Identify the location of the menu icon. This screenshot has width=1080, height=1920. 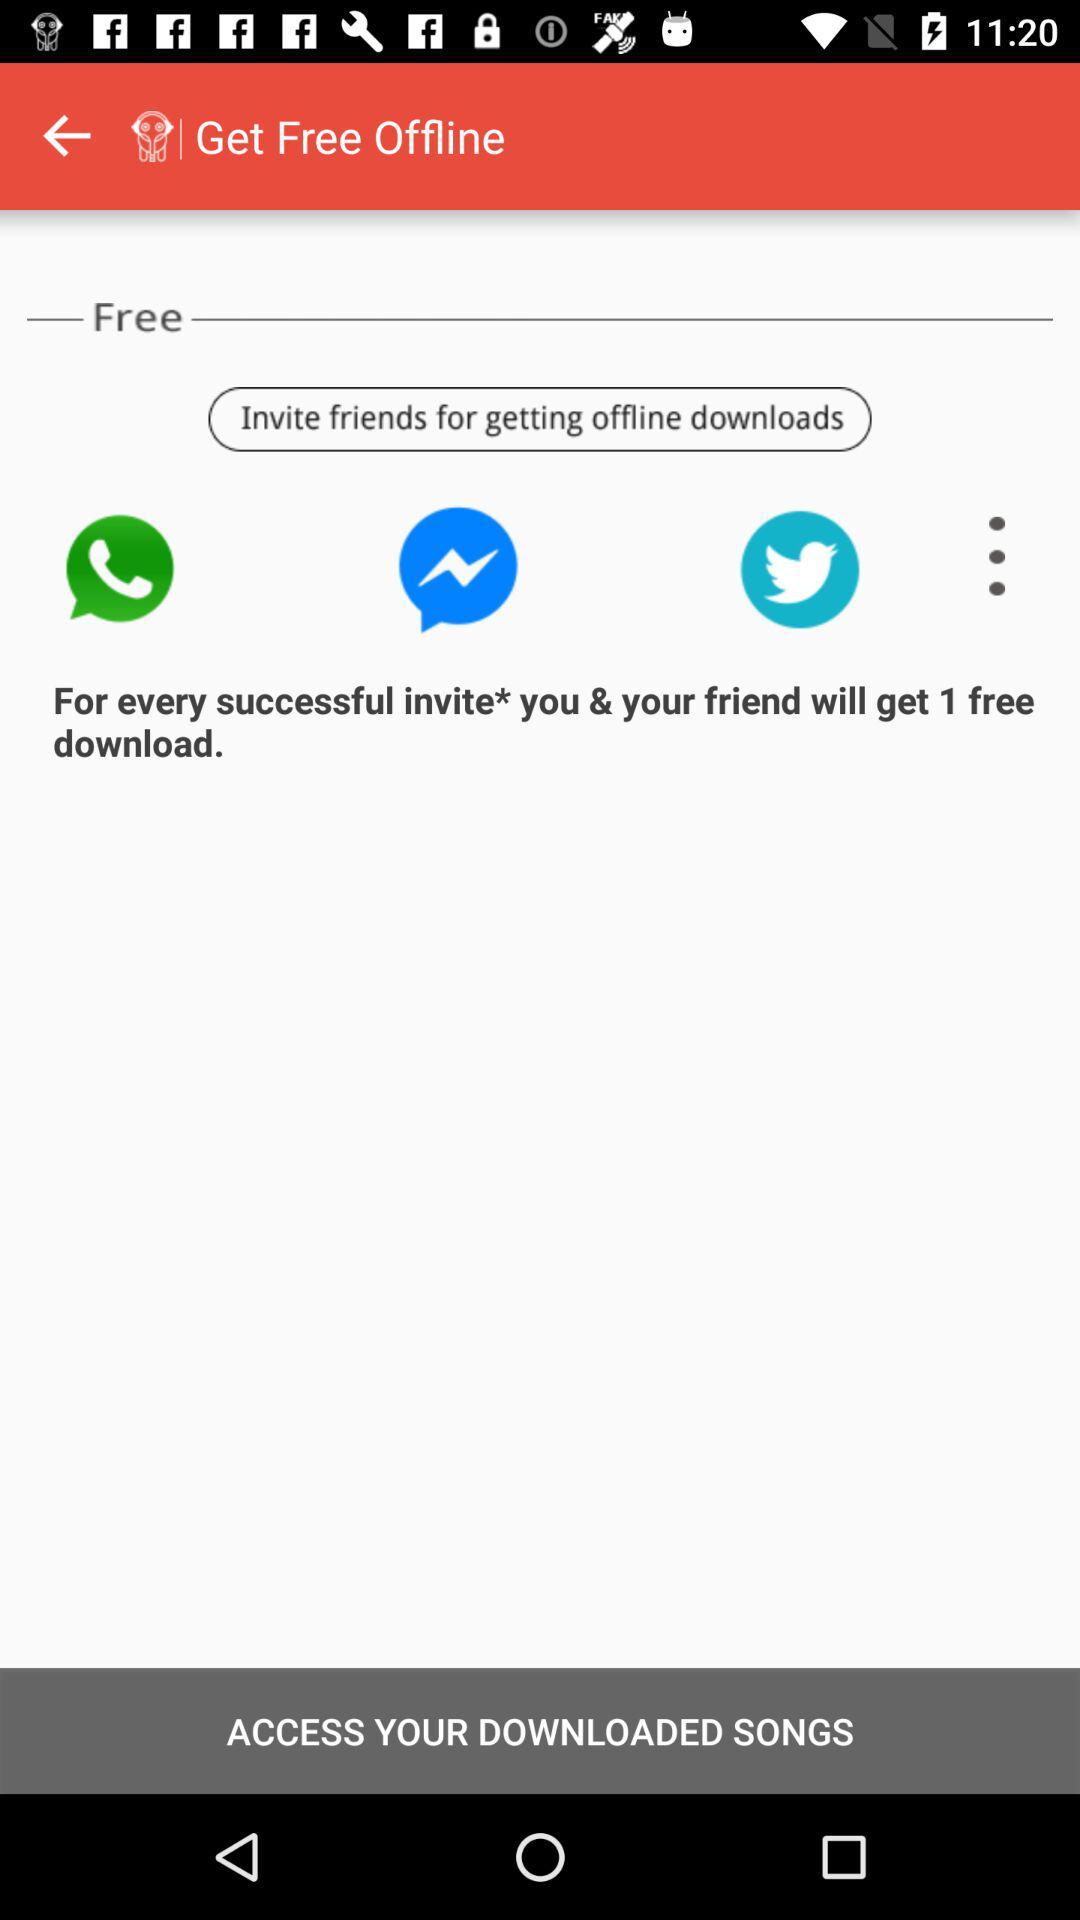
(997, 556).